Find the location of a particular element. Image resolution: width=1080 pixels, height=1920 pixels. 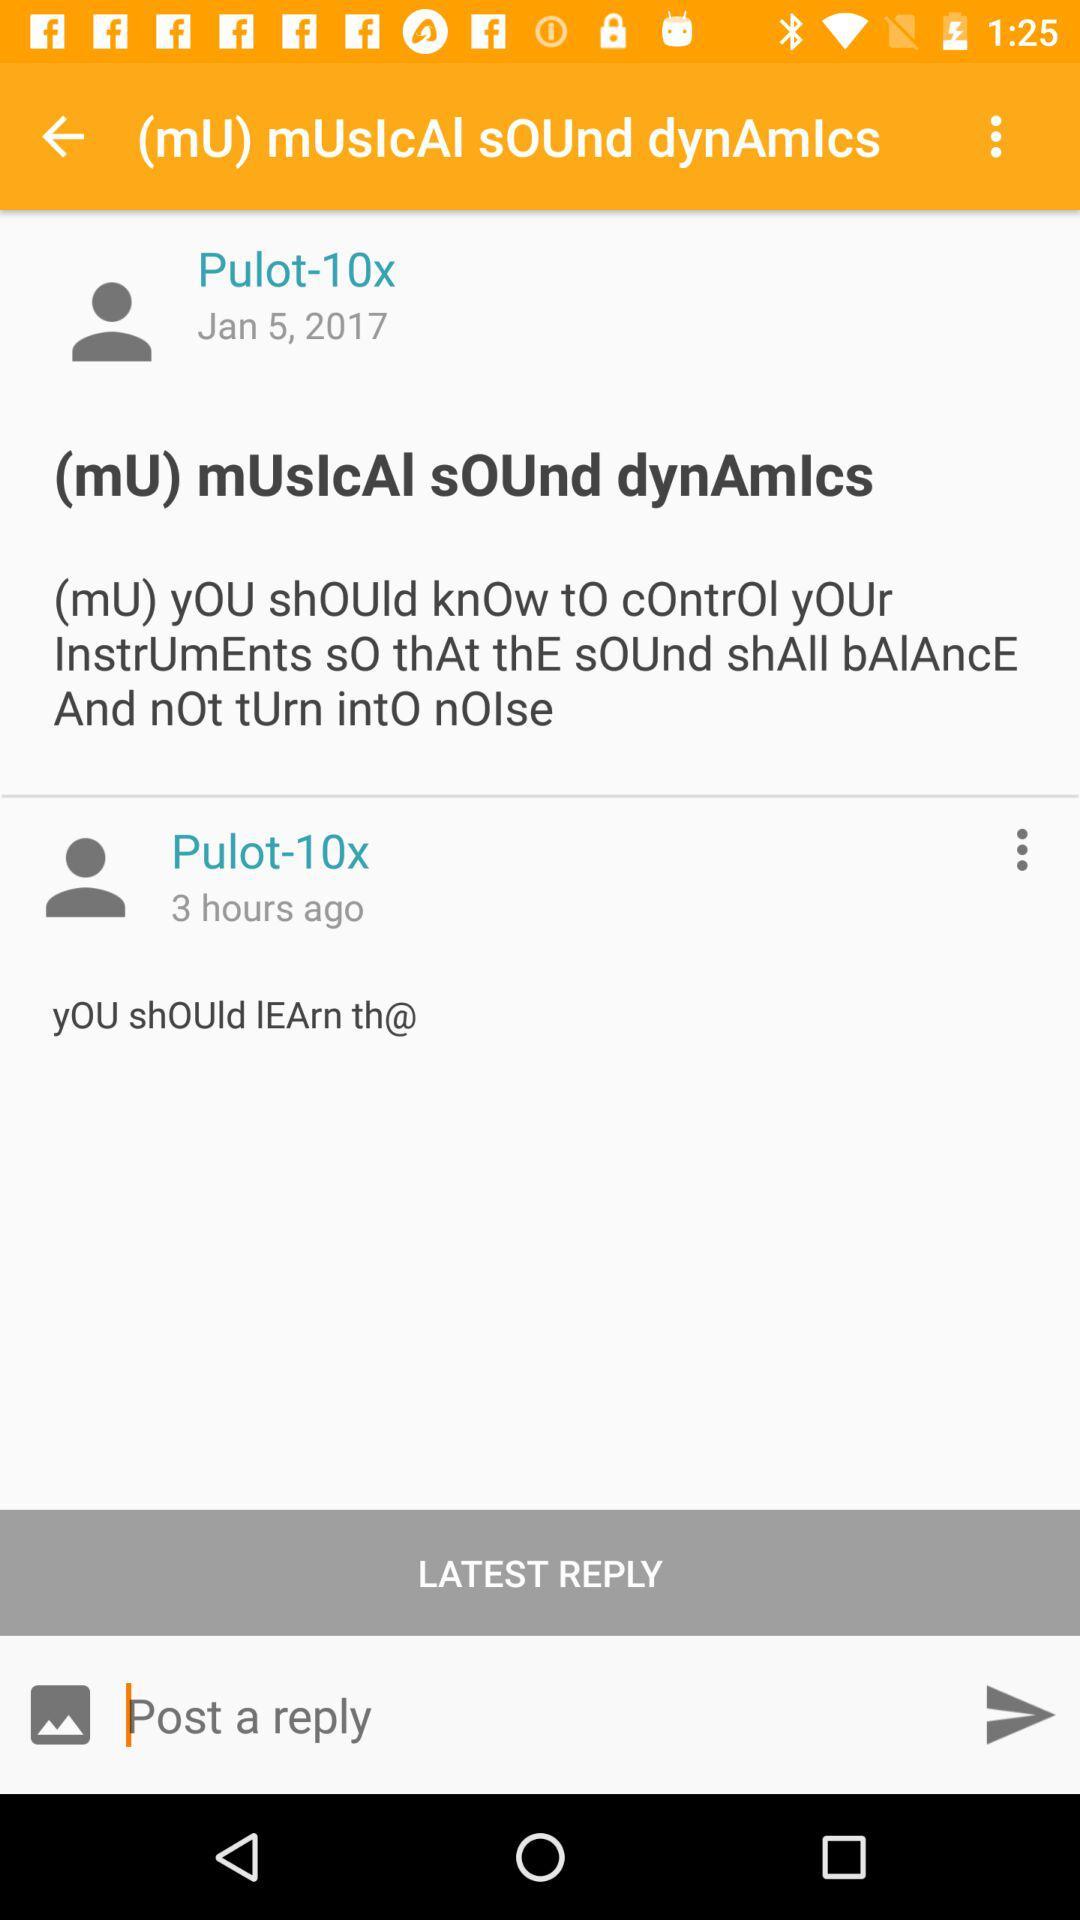

post a reply is located at coordinates (540, 1713).